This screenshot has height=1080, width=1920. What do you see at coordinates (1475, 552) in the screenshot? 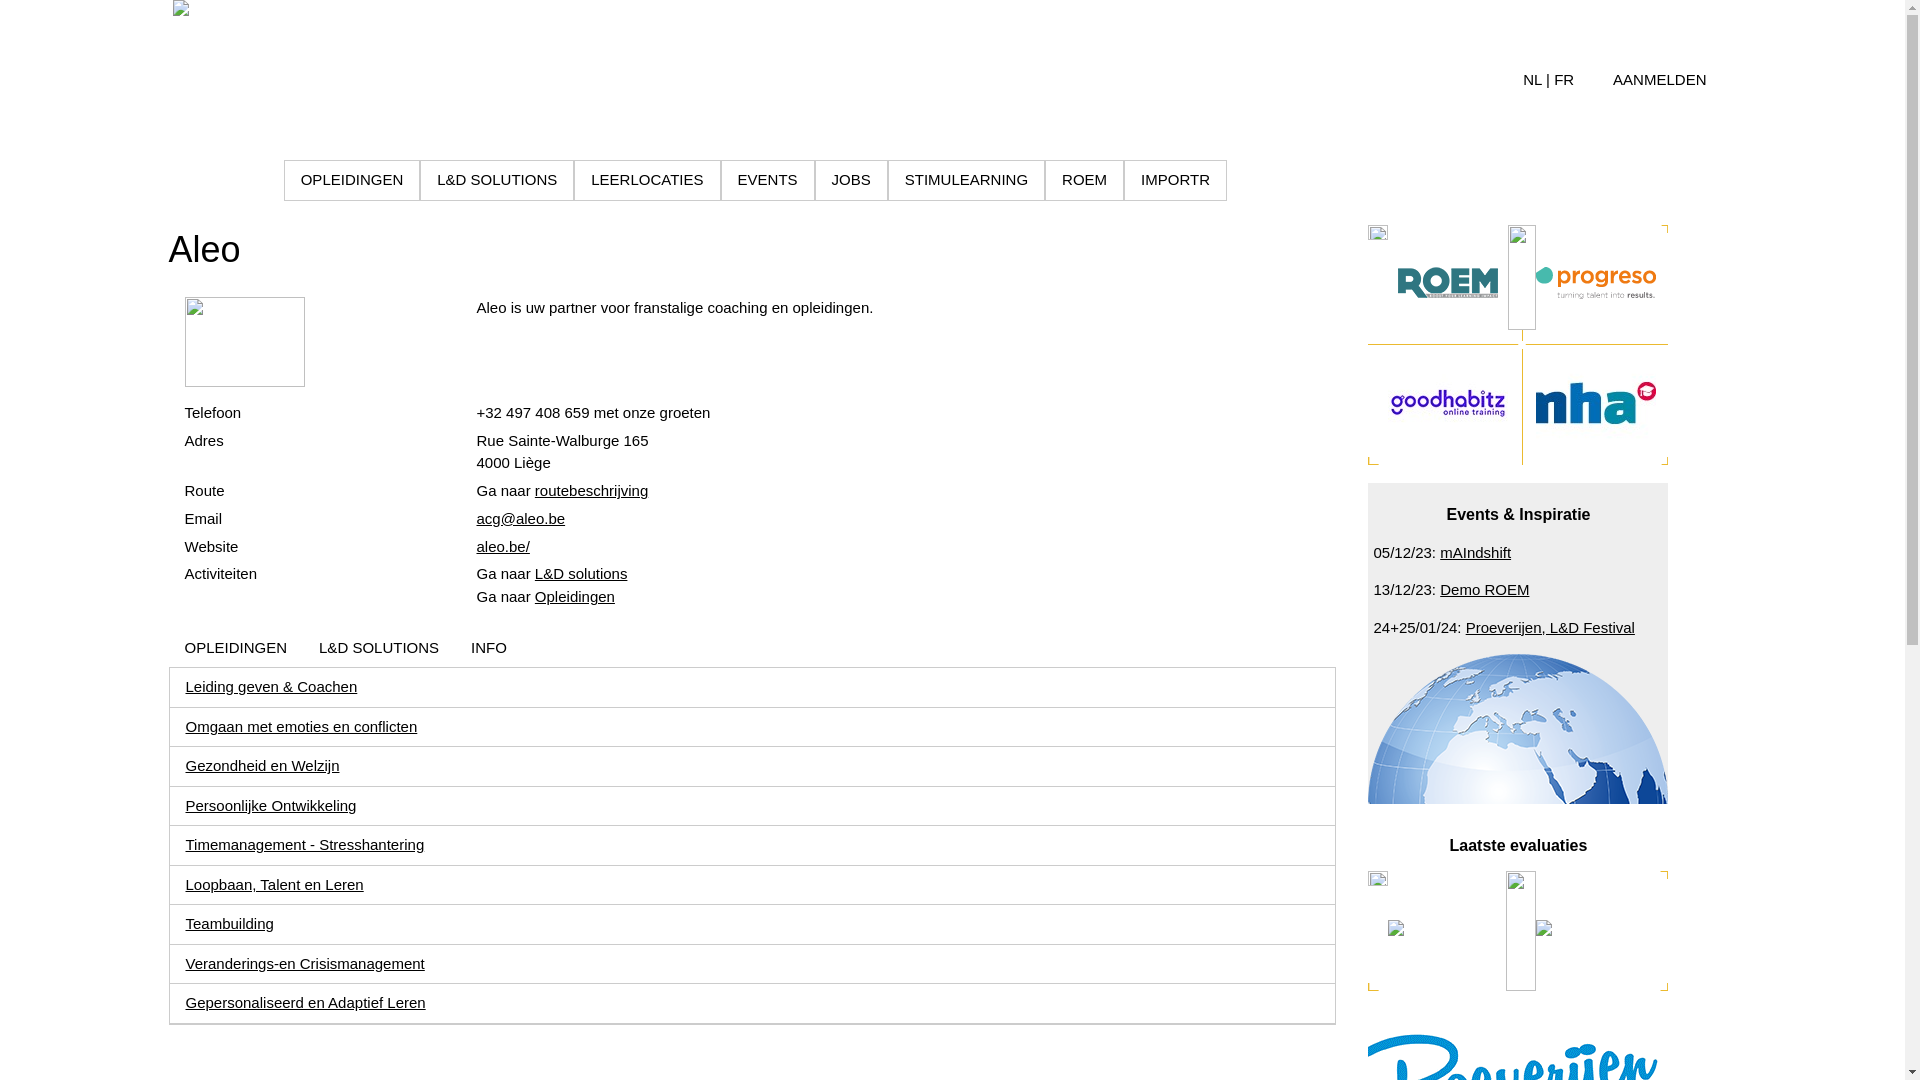
I see `'mAIndshift'` at bounding box center [1475, 552].